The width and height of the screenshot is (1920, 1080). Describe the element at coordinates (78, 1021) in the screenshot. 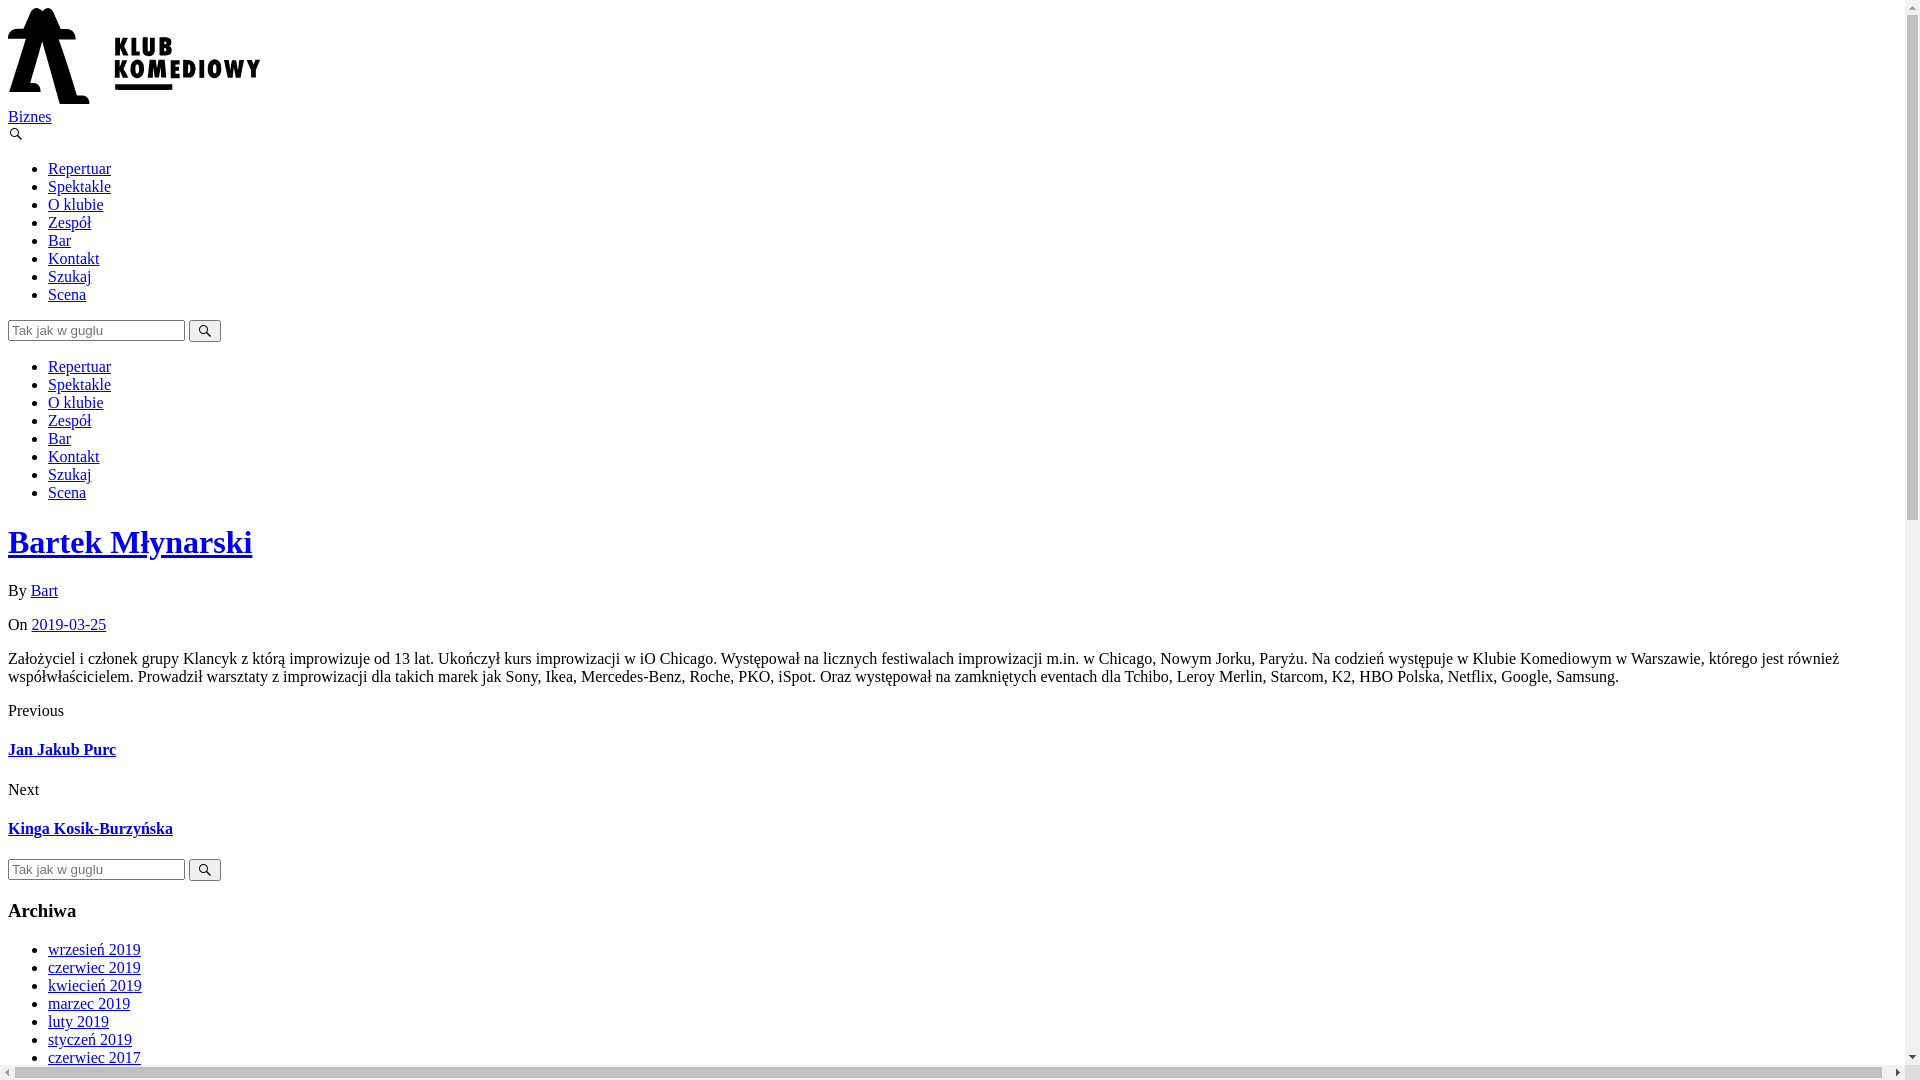

I see `'luty 2019'` at that location.